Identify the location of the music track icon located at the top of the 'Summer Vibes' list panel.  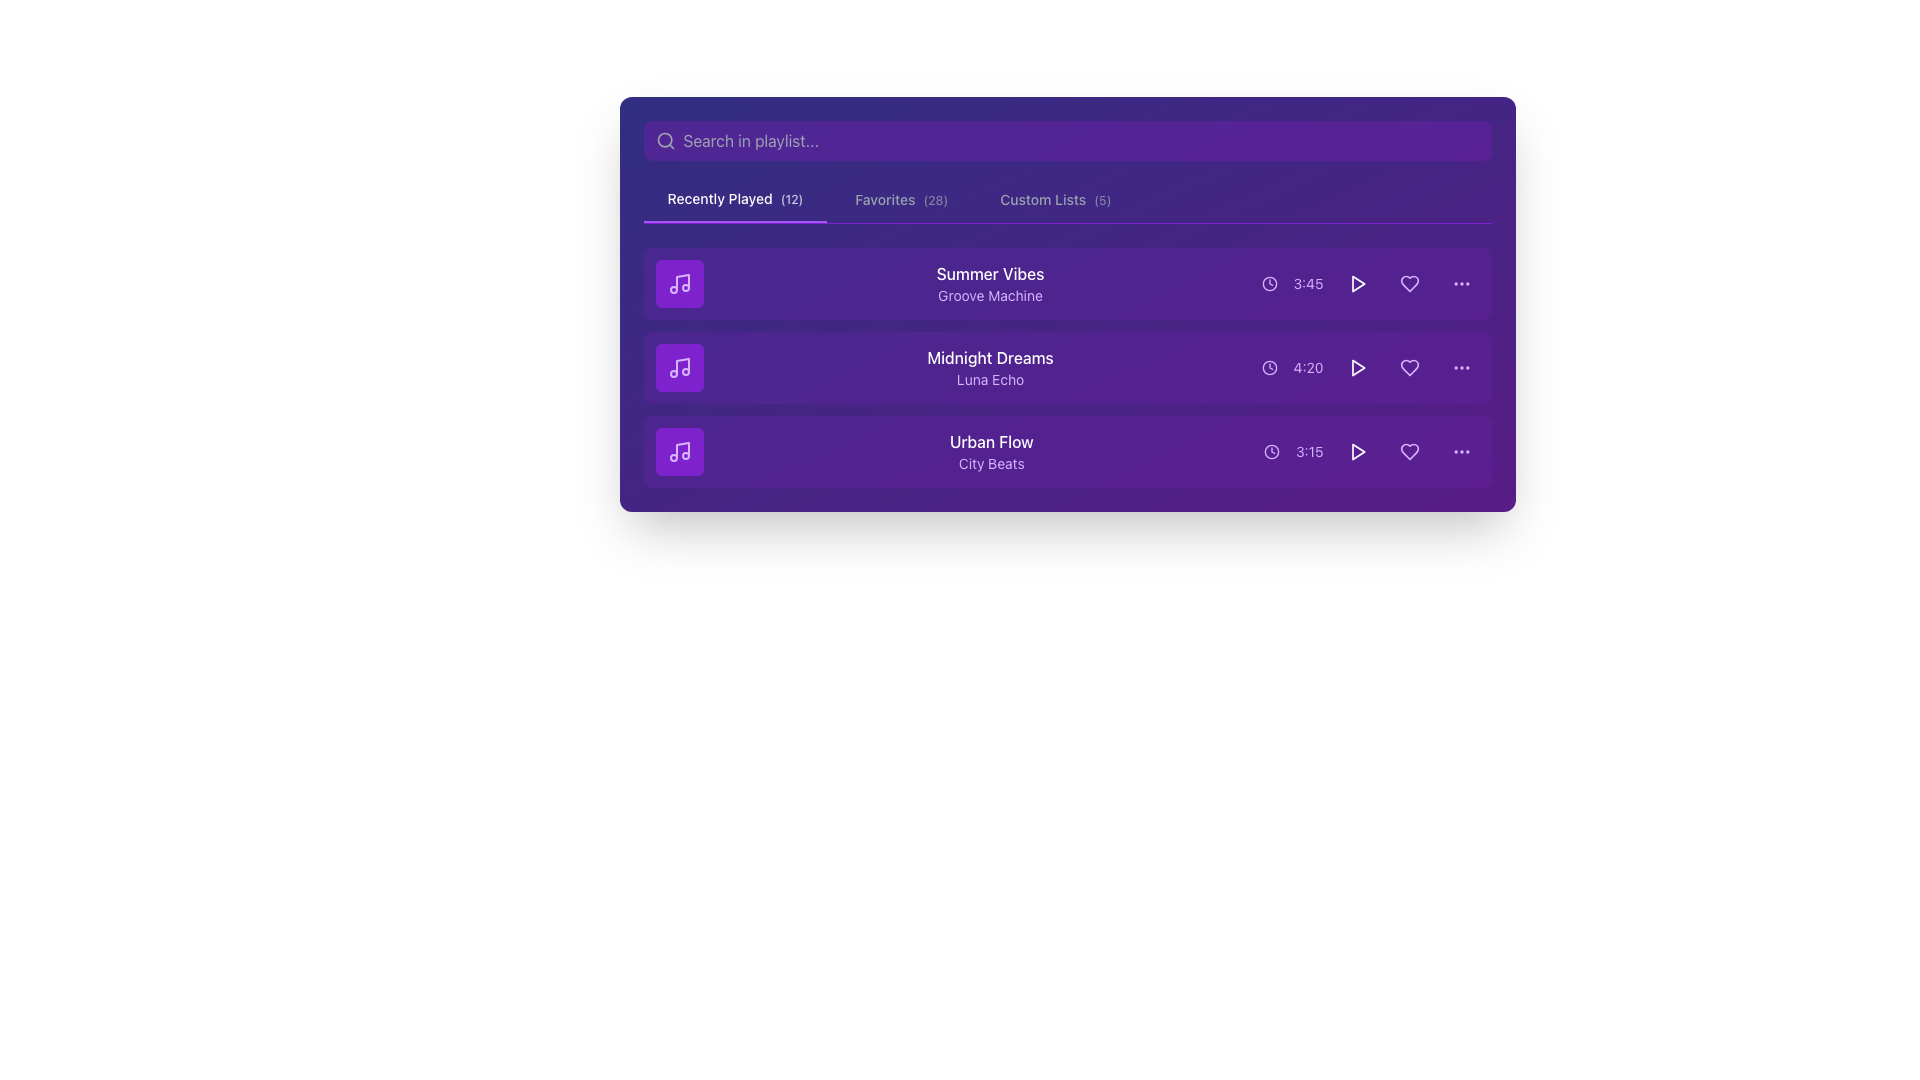
(679, 284).